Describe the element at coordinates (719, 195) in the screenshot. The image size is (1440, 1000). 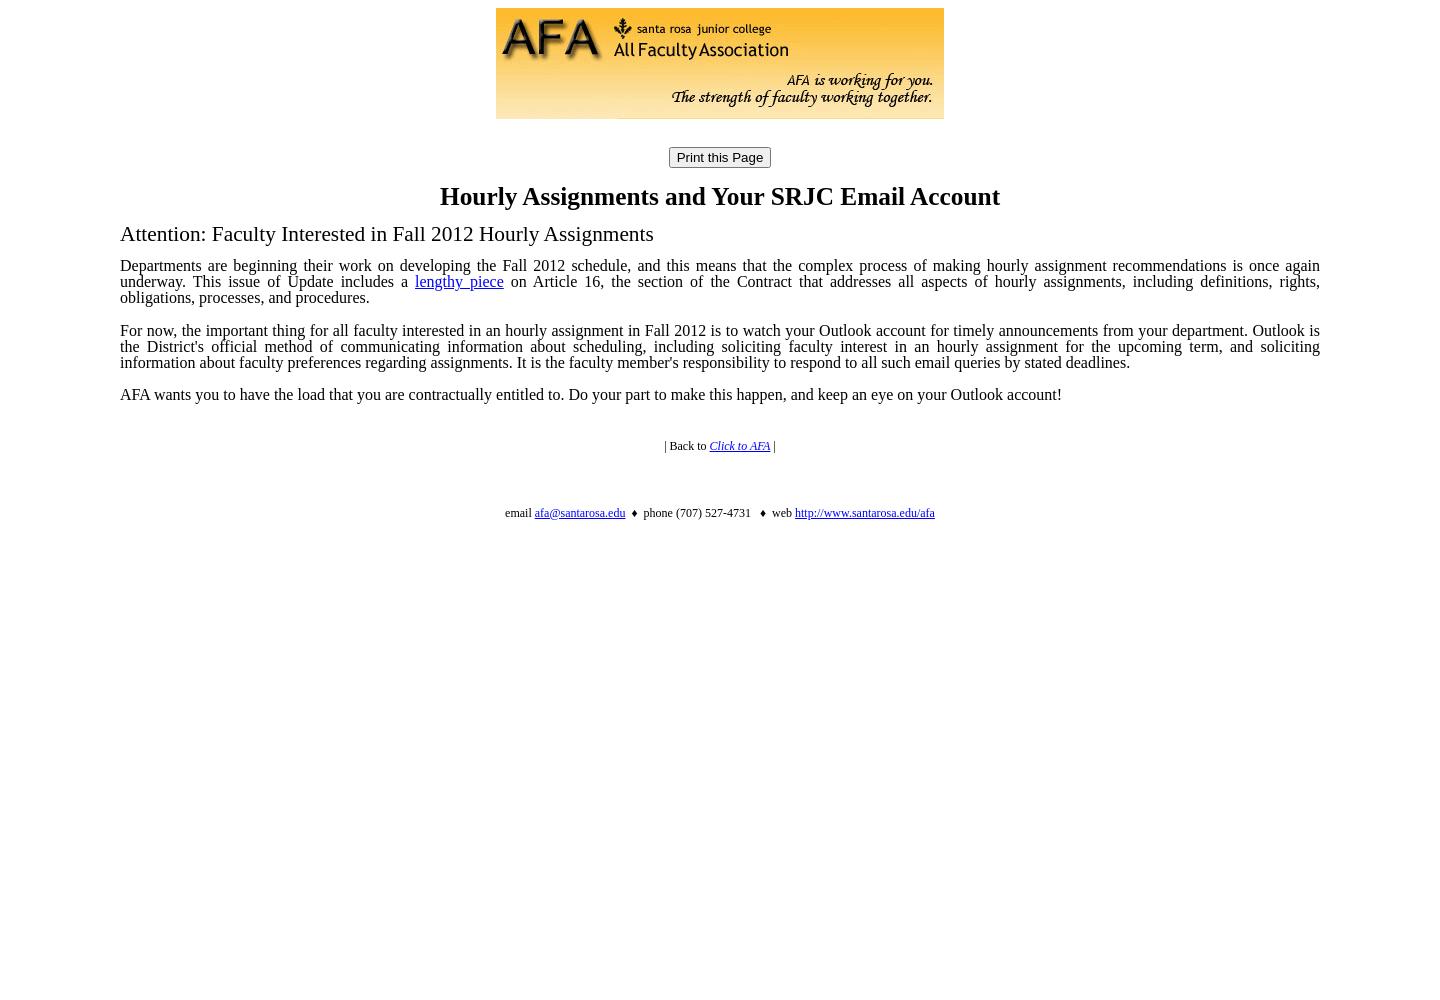
I see `'Hourly Assignments and Your SRJC Email Account'` at that location.